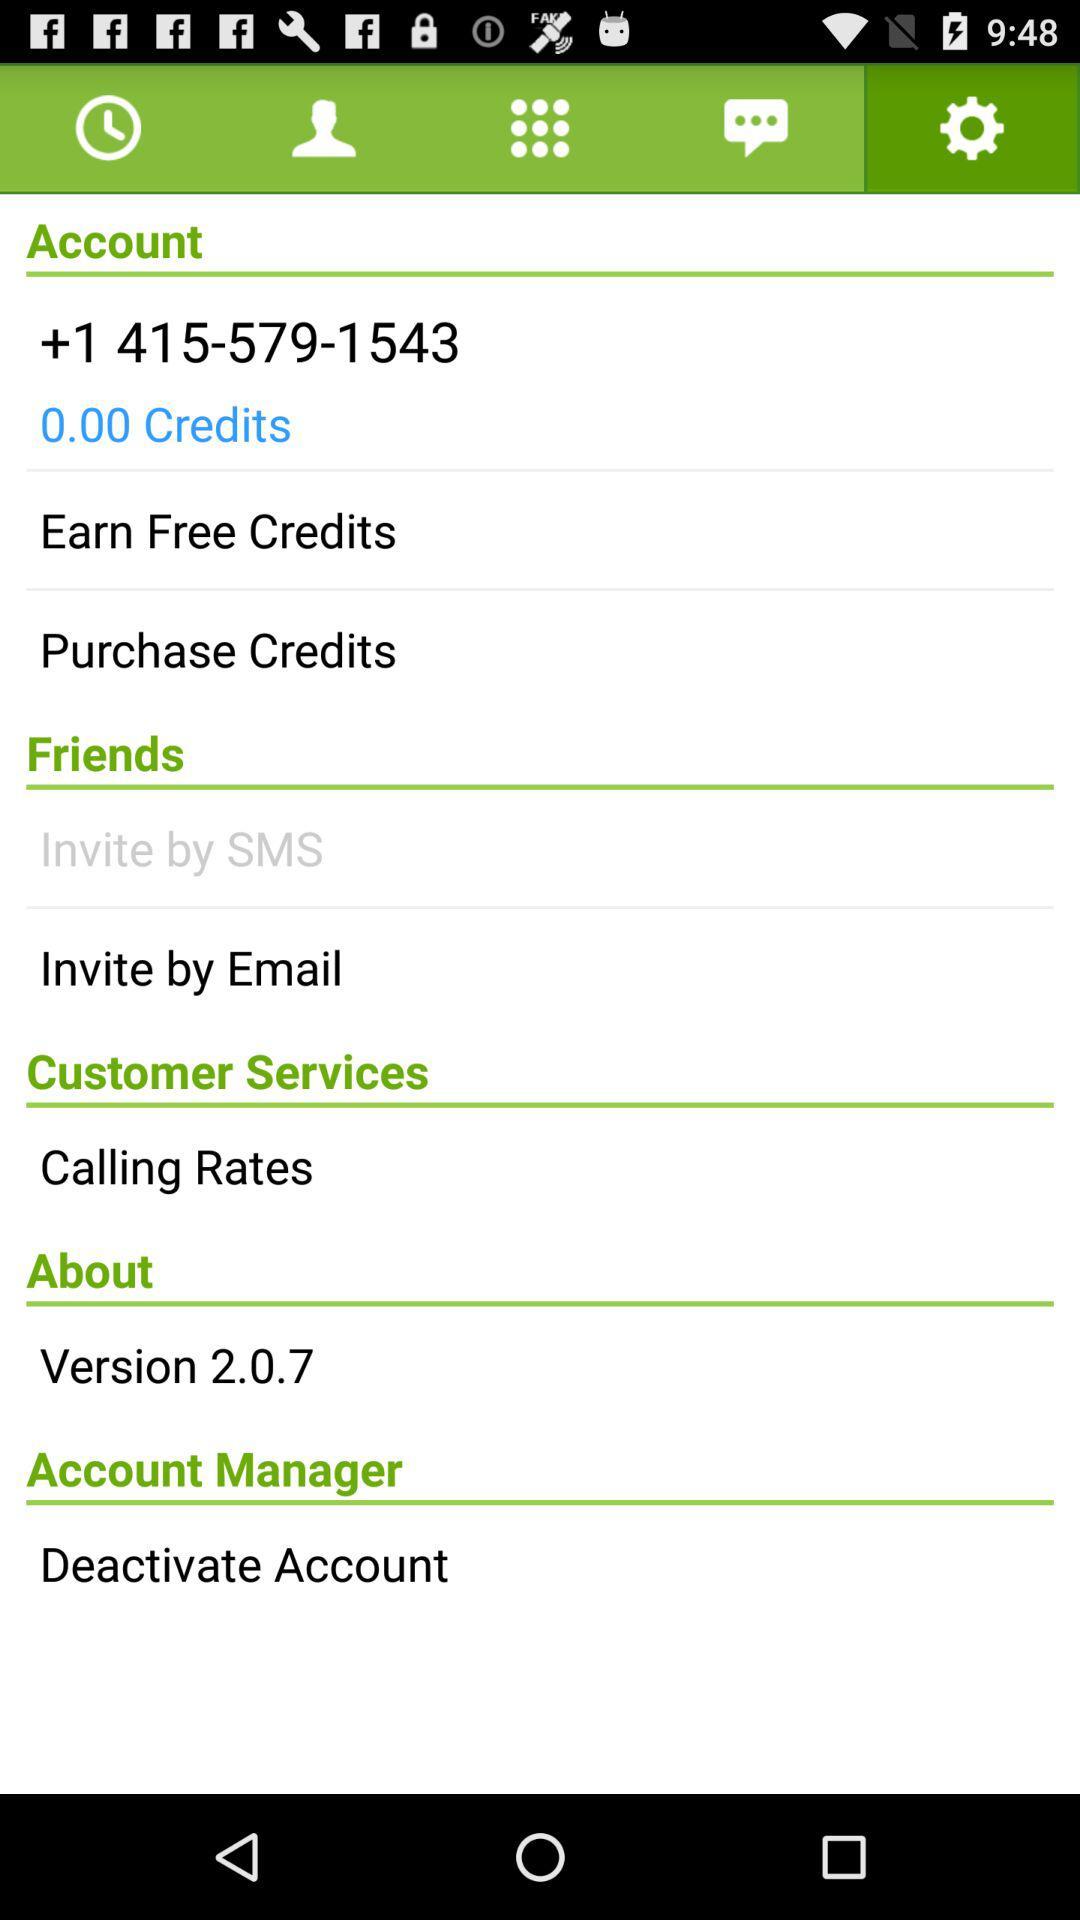 Image resolution: width=1080 pixels, height=1920 pixels. I want to click on earn free credits, so click(540, 529).